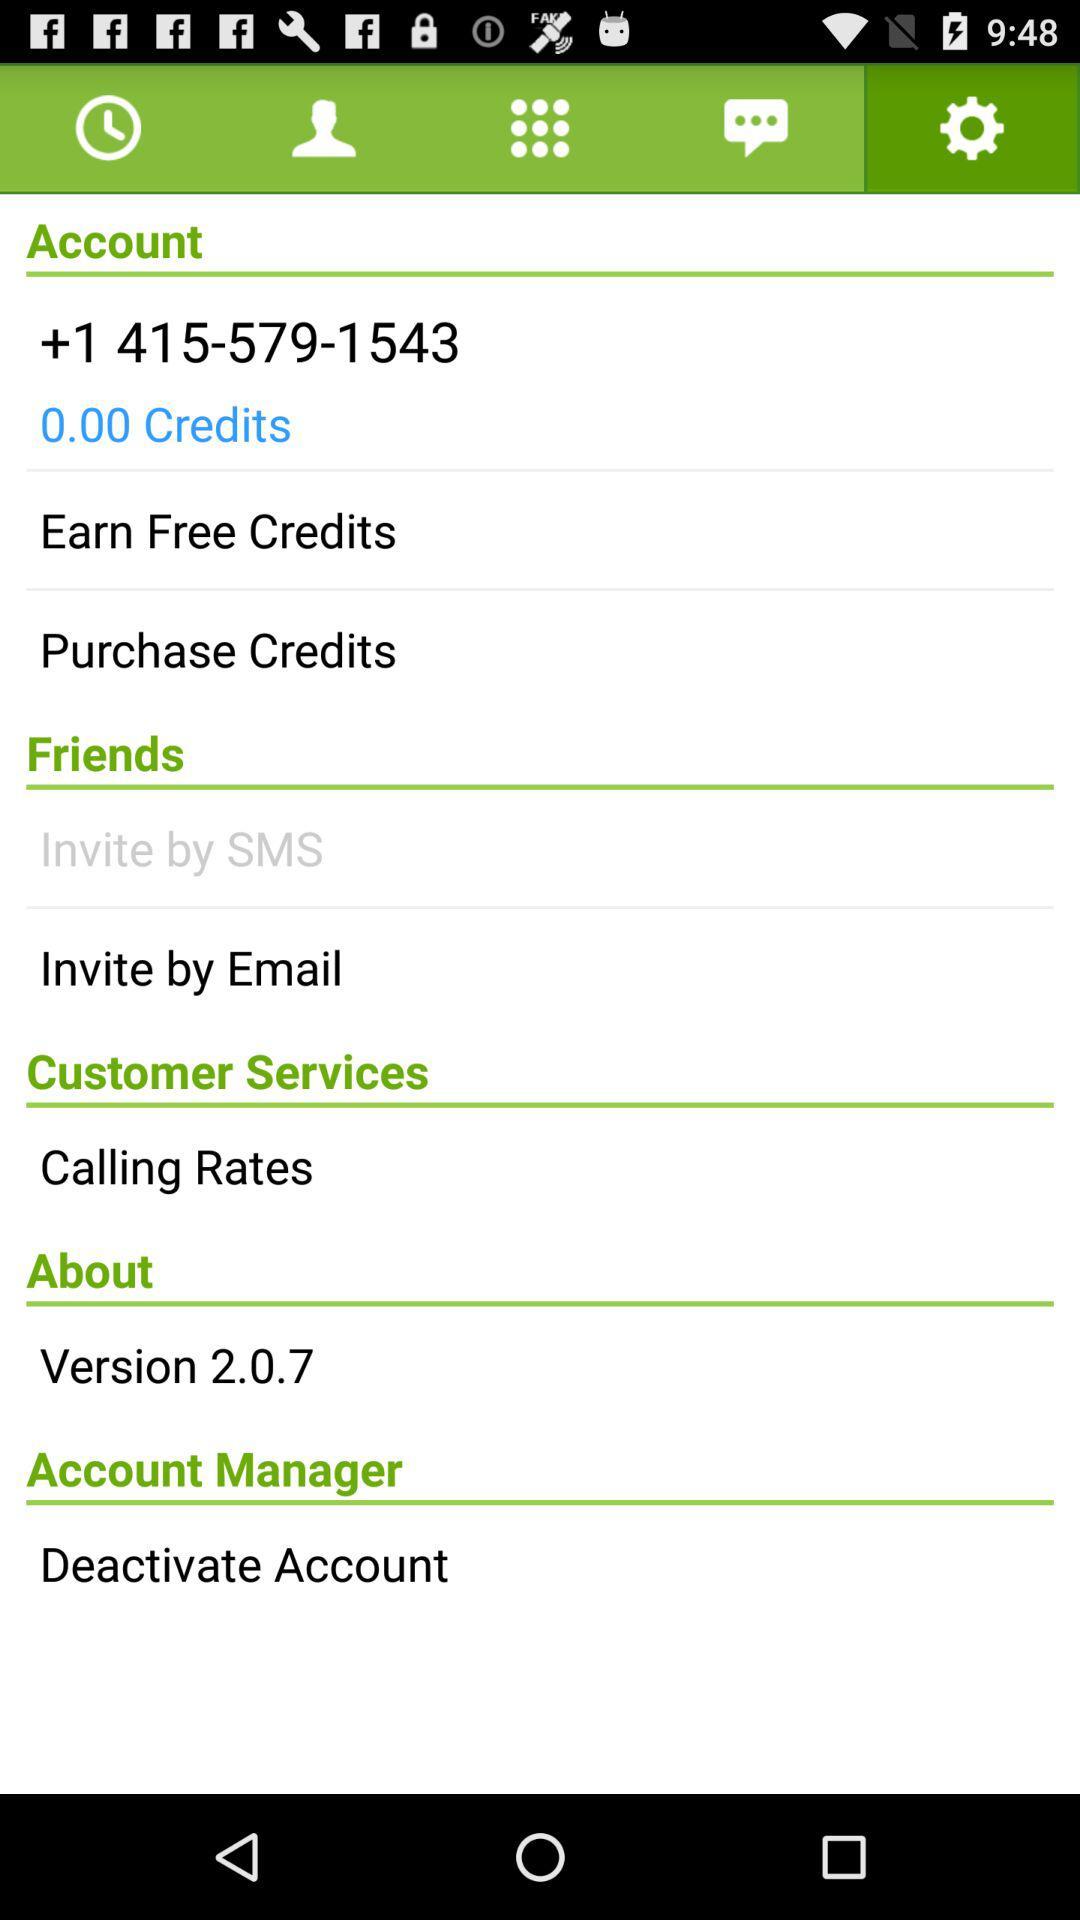 Image resolution: width=1080 pixels, height=1920 pixels. I want to click on earn free credits, so click(540, 529).